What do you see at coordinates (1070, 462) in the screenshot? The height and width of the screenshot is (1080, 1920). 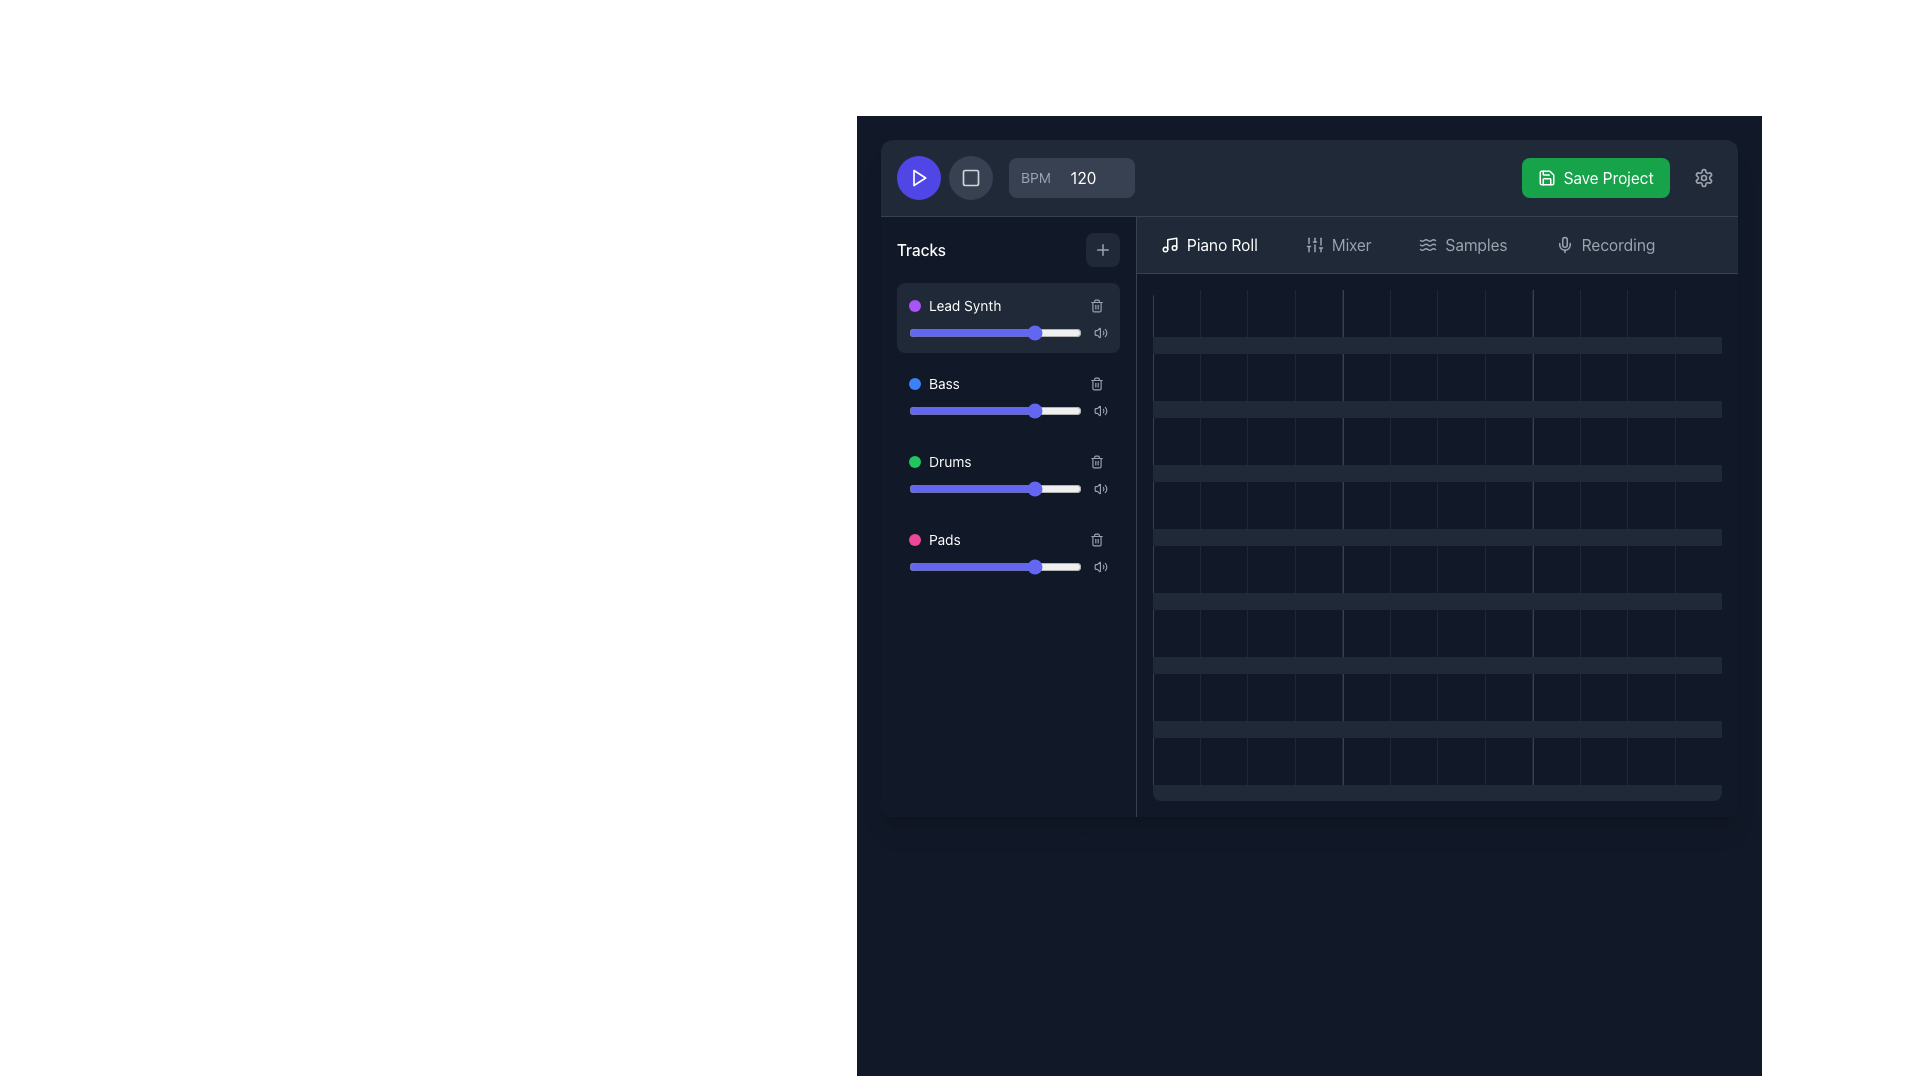 I see `the volume for the 'Drums' track` at bounding box center [1070, 462].